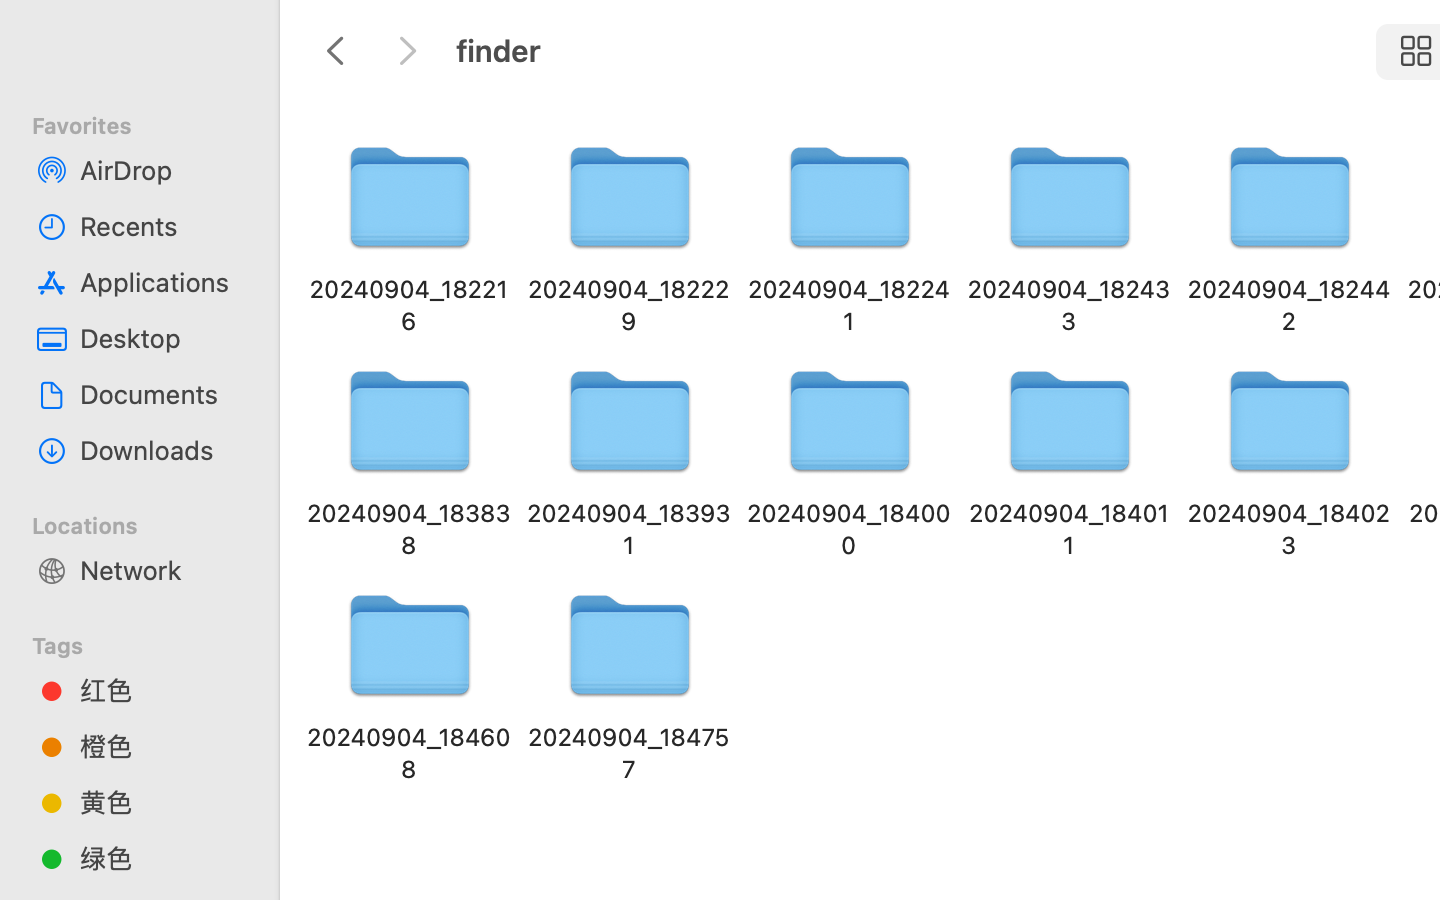 Image resolution: width=1440 pixels, height=900 pixels. What do you see at coordinates (159, 170) in the screenshot?
I see `'AirDrop'` at bounding box center [159, 170].